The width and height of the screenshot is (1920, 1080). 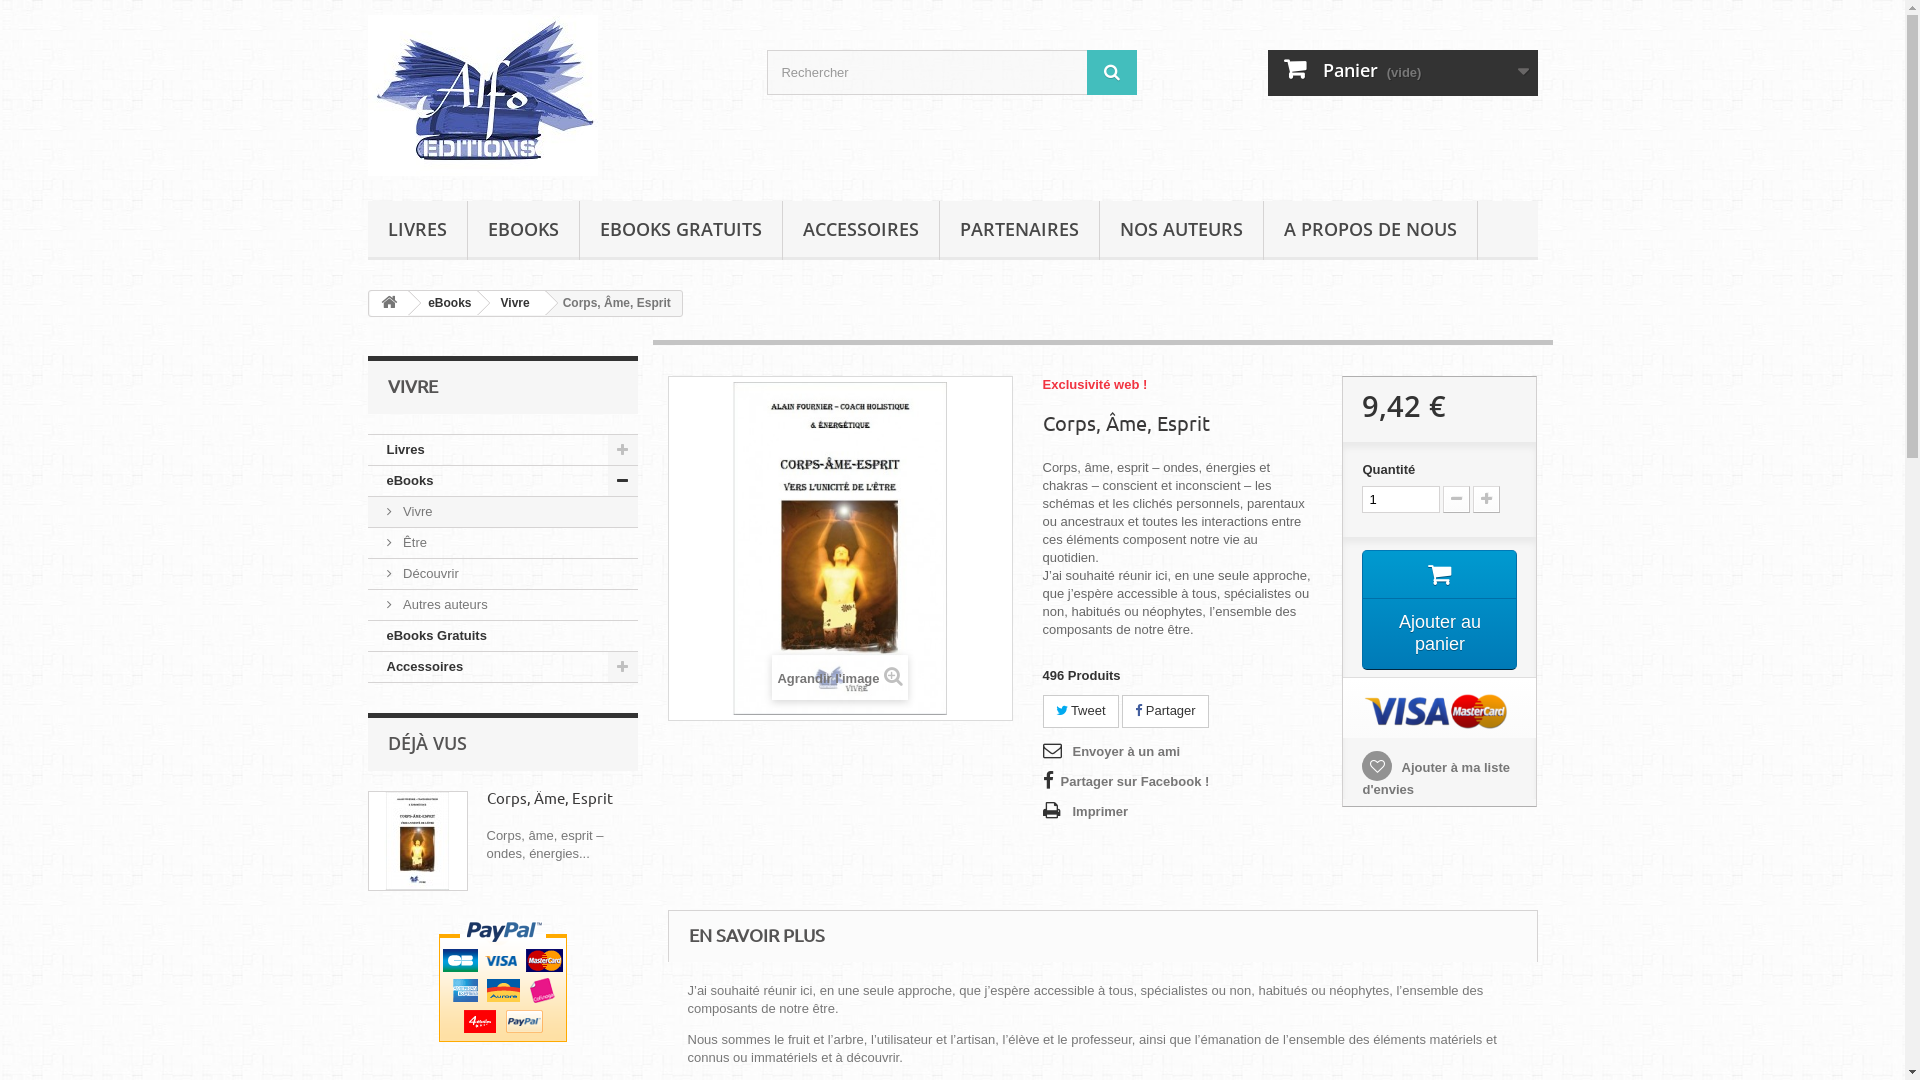 I want to click on 'Autres auteurs', so click(x=503, y=604).